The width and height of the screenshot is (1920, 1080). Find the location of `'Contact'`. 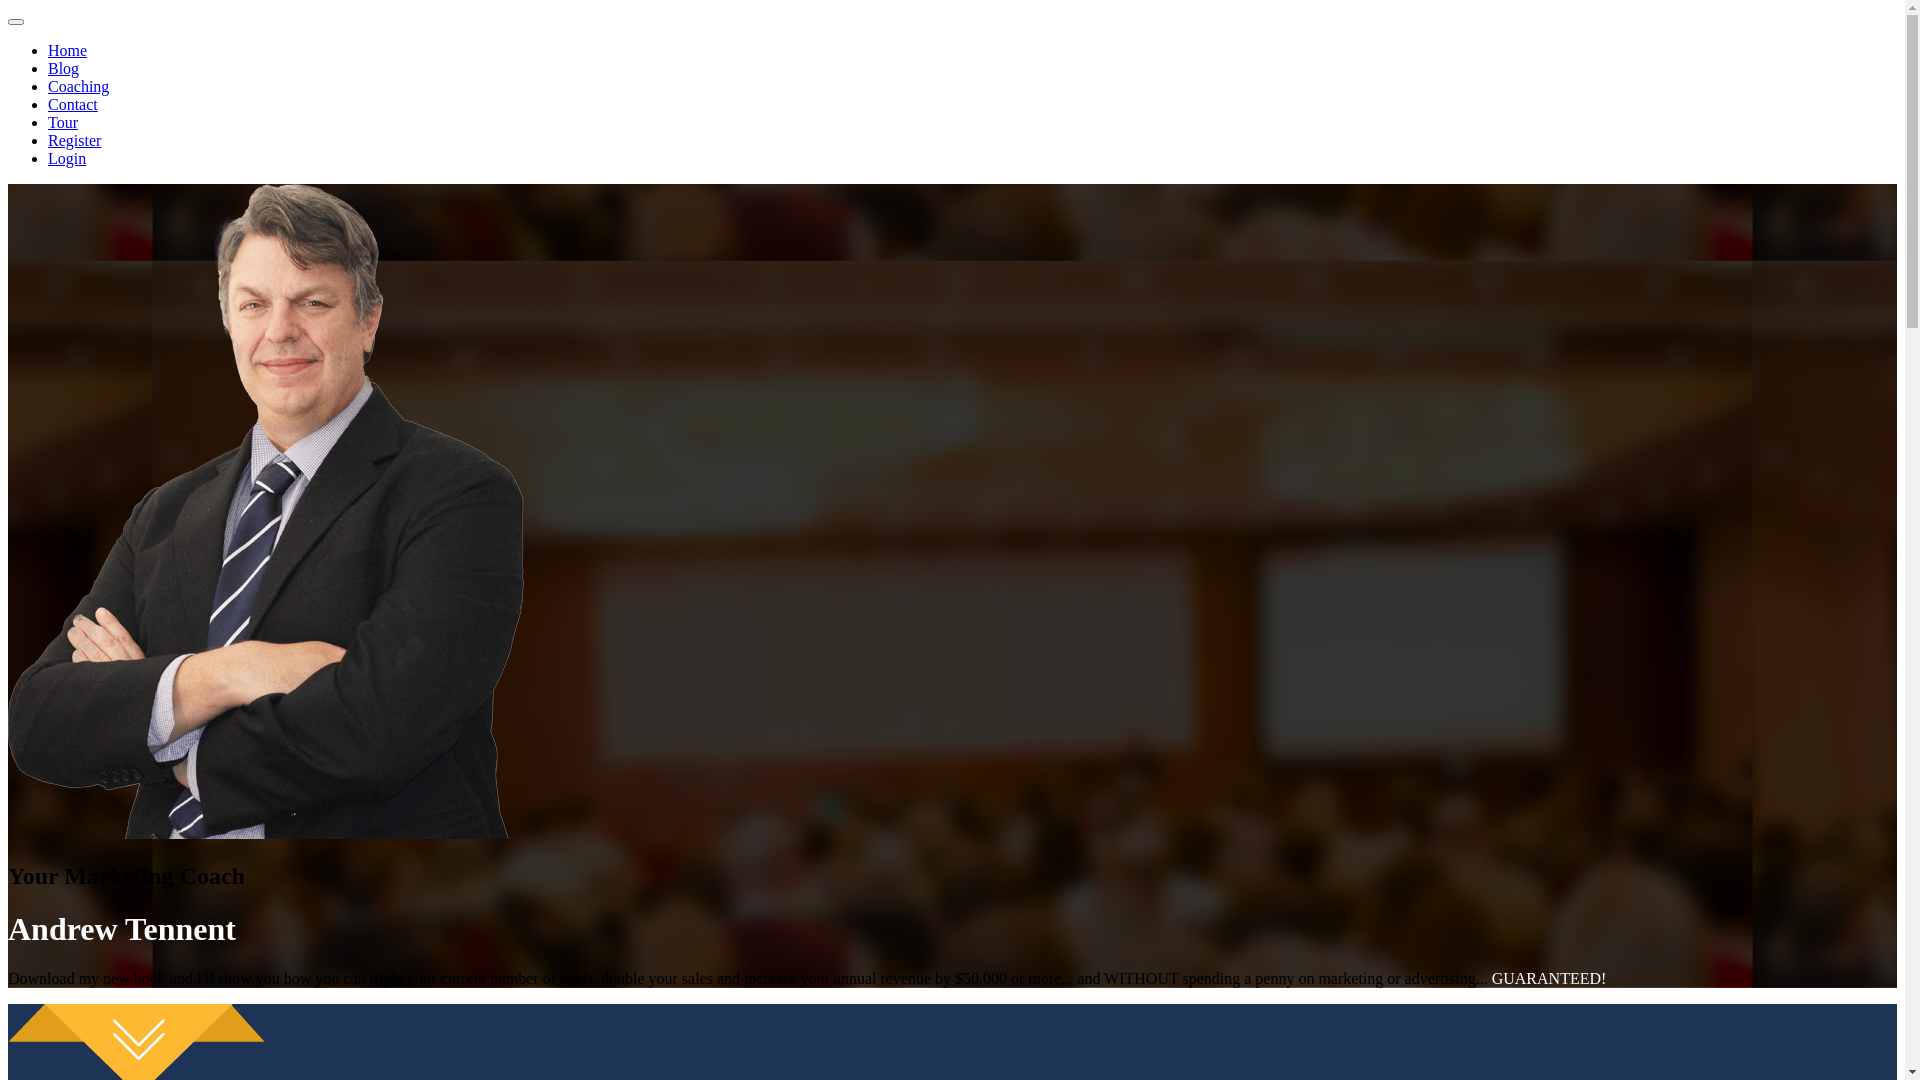

'Contact' is located at coordinates (72, 104).